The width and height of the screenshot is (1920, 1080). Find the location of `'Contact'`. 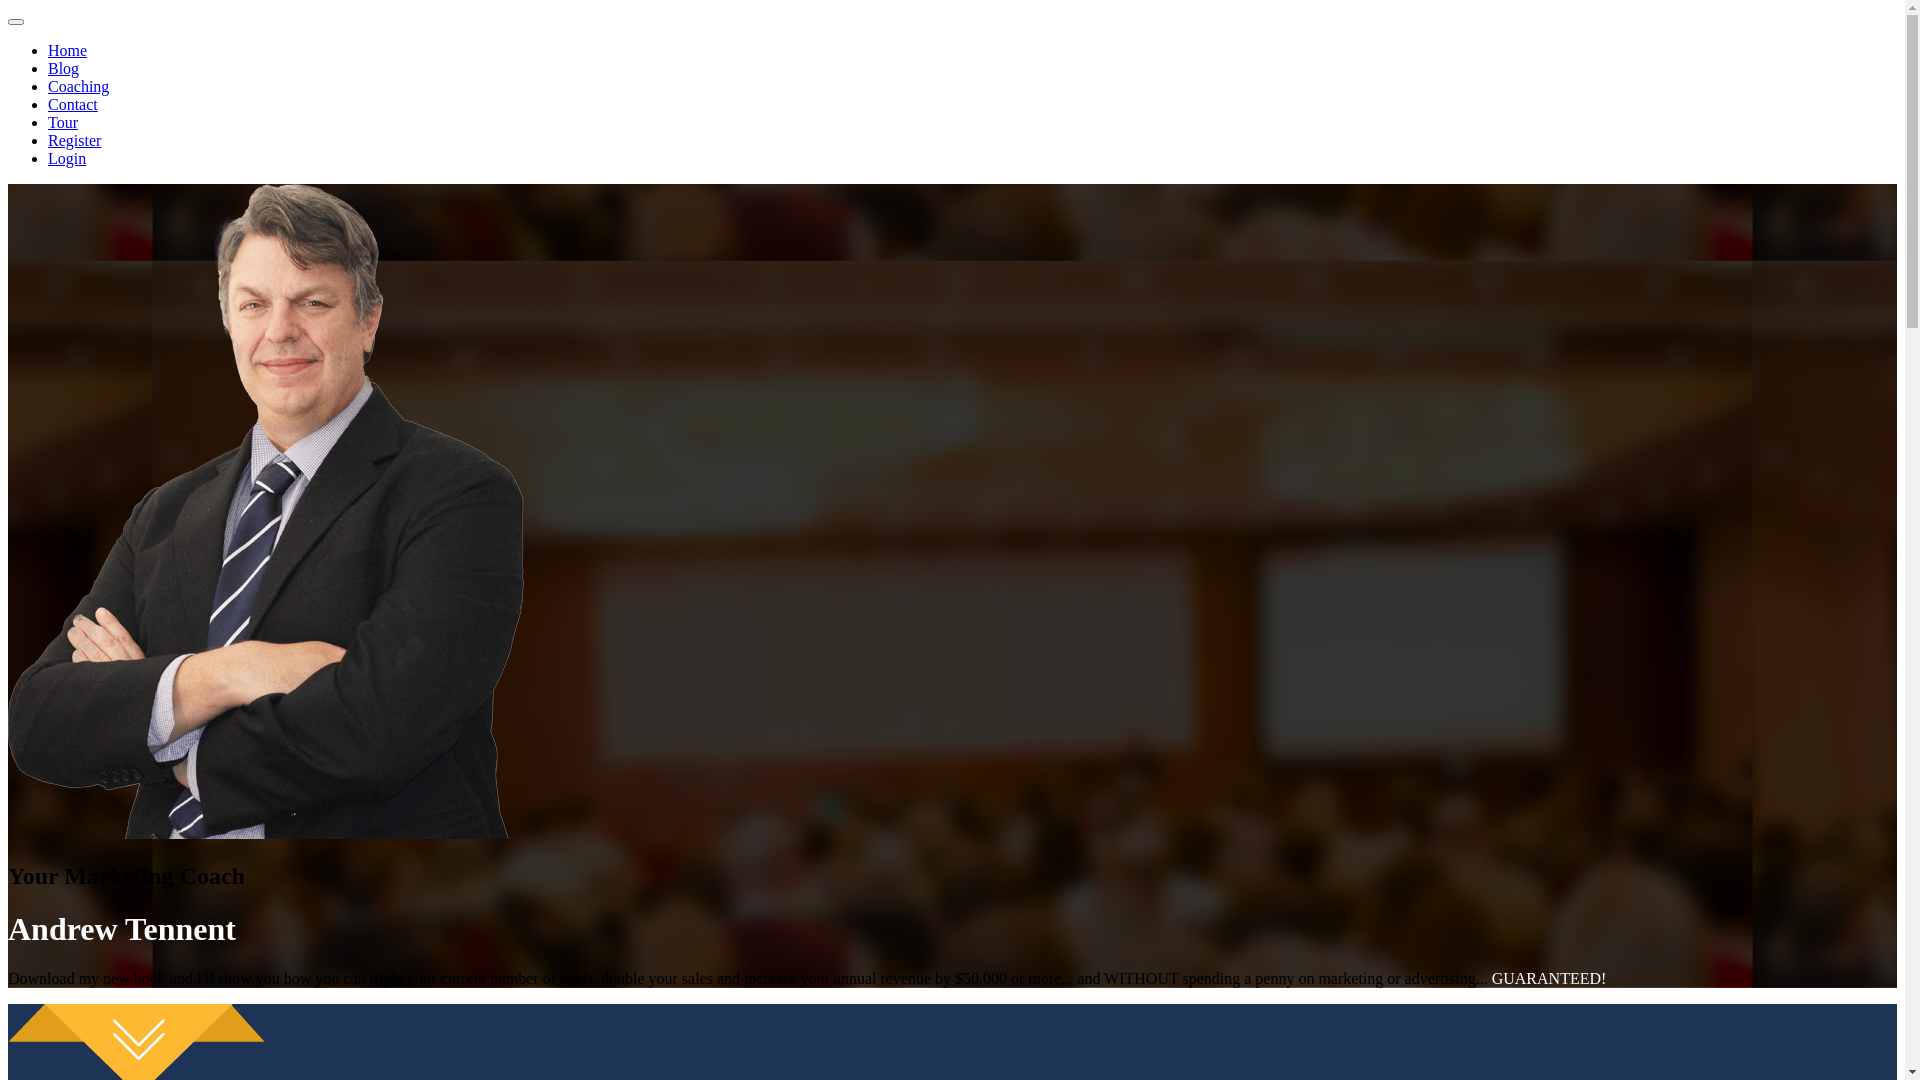

'Contact' is located at coordinates (72, 104).